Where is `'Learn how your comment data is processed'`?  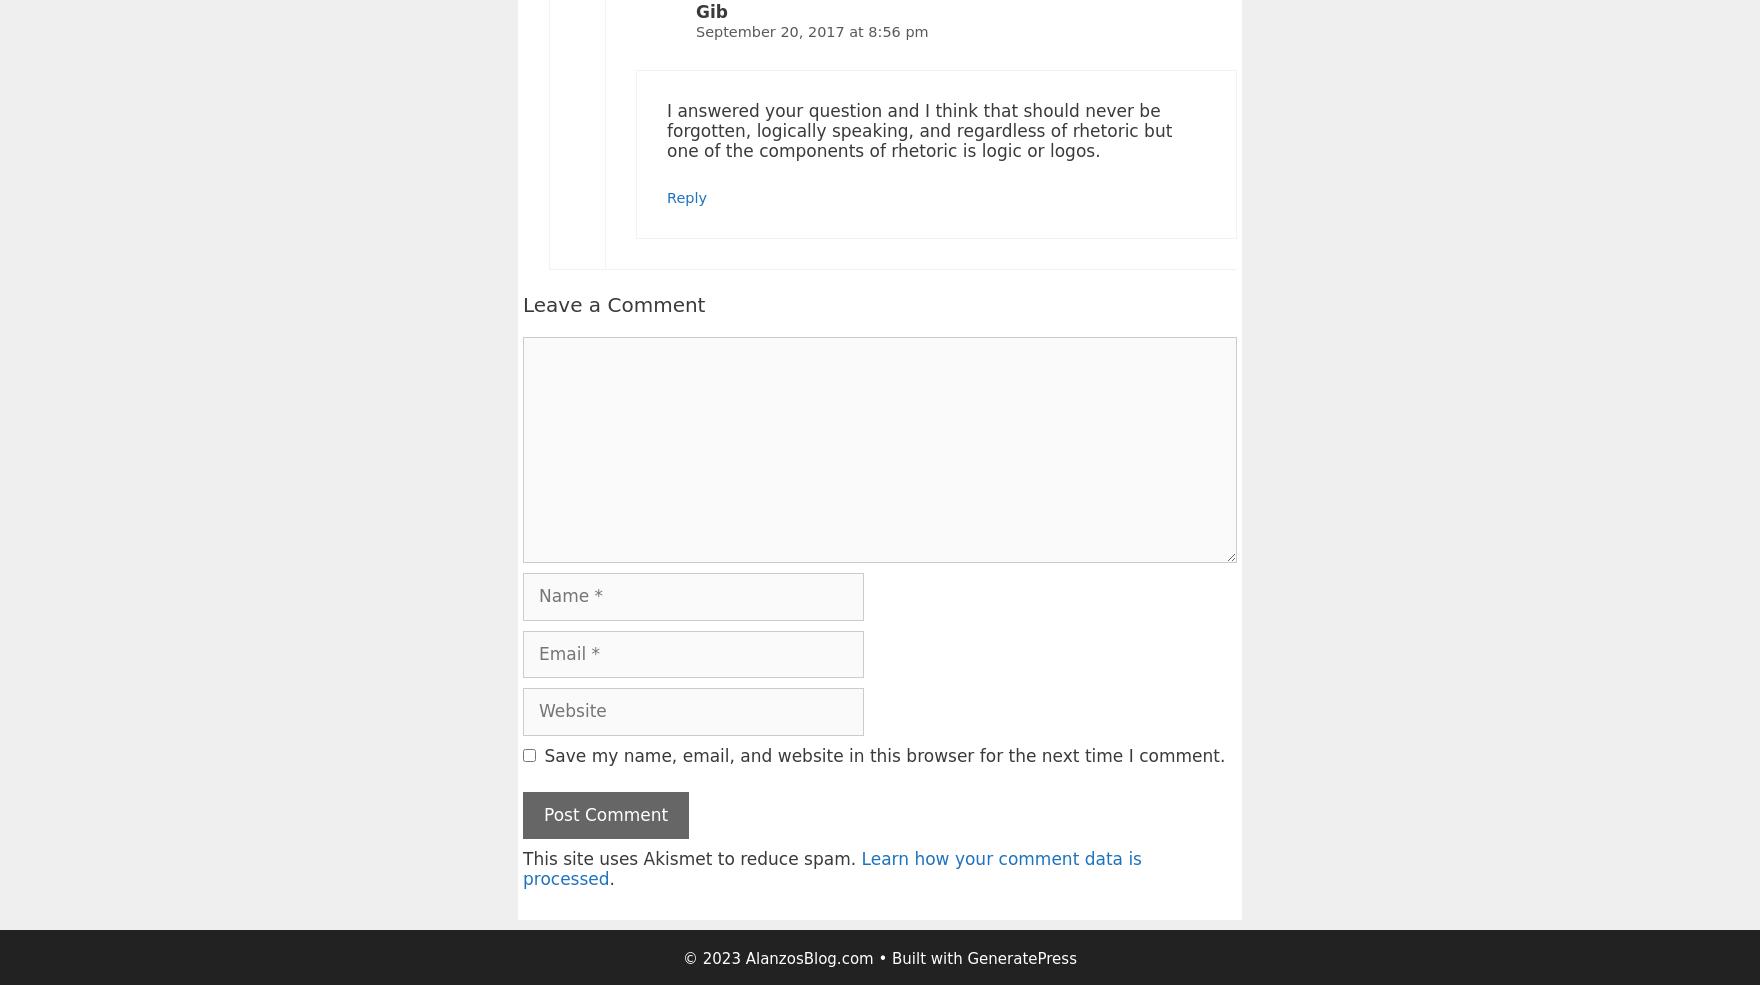 'Learn how your comment data is processed' is located at coordinates (830, 867).